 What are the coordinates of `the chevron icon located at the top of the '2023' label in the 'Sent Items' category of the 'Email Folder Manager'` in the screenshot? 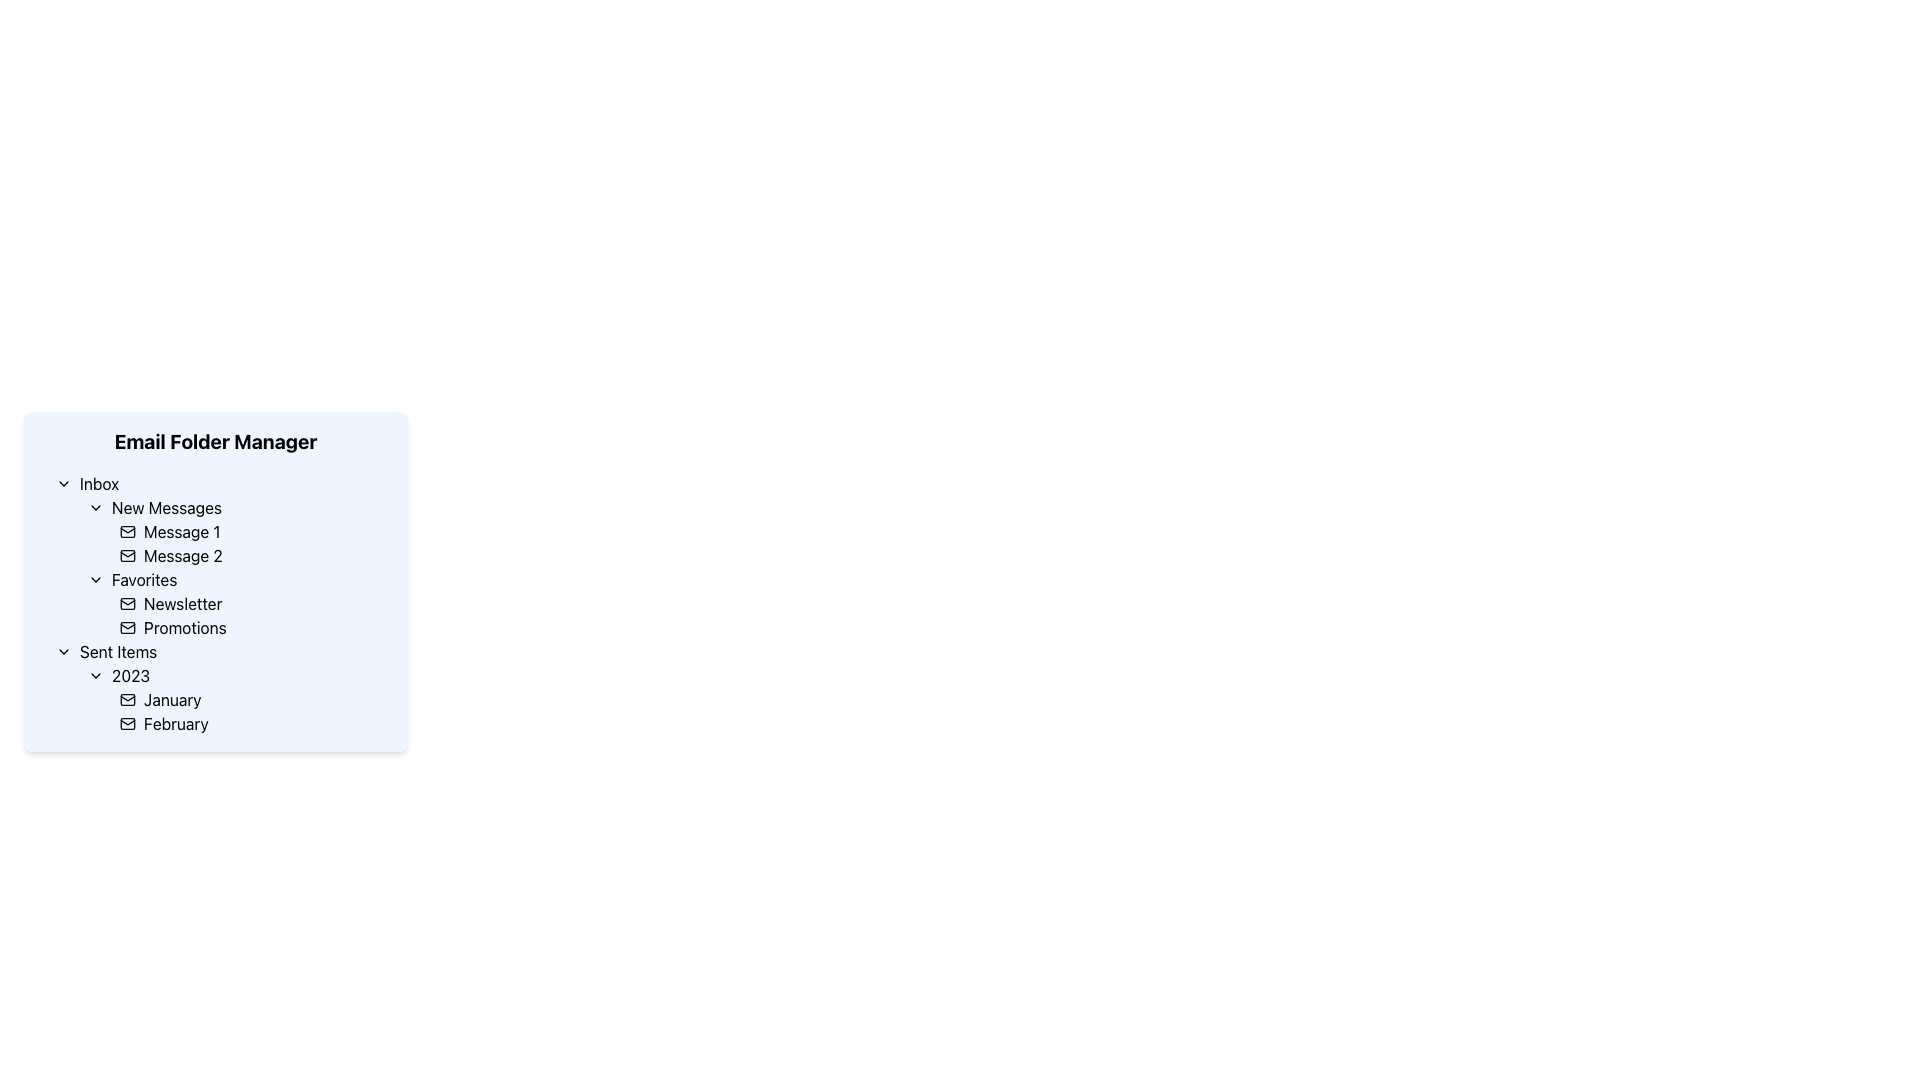 It's located at (95, 675).